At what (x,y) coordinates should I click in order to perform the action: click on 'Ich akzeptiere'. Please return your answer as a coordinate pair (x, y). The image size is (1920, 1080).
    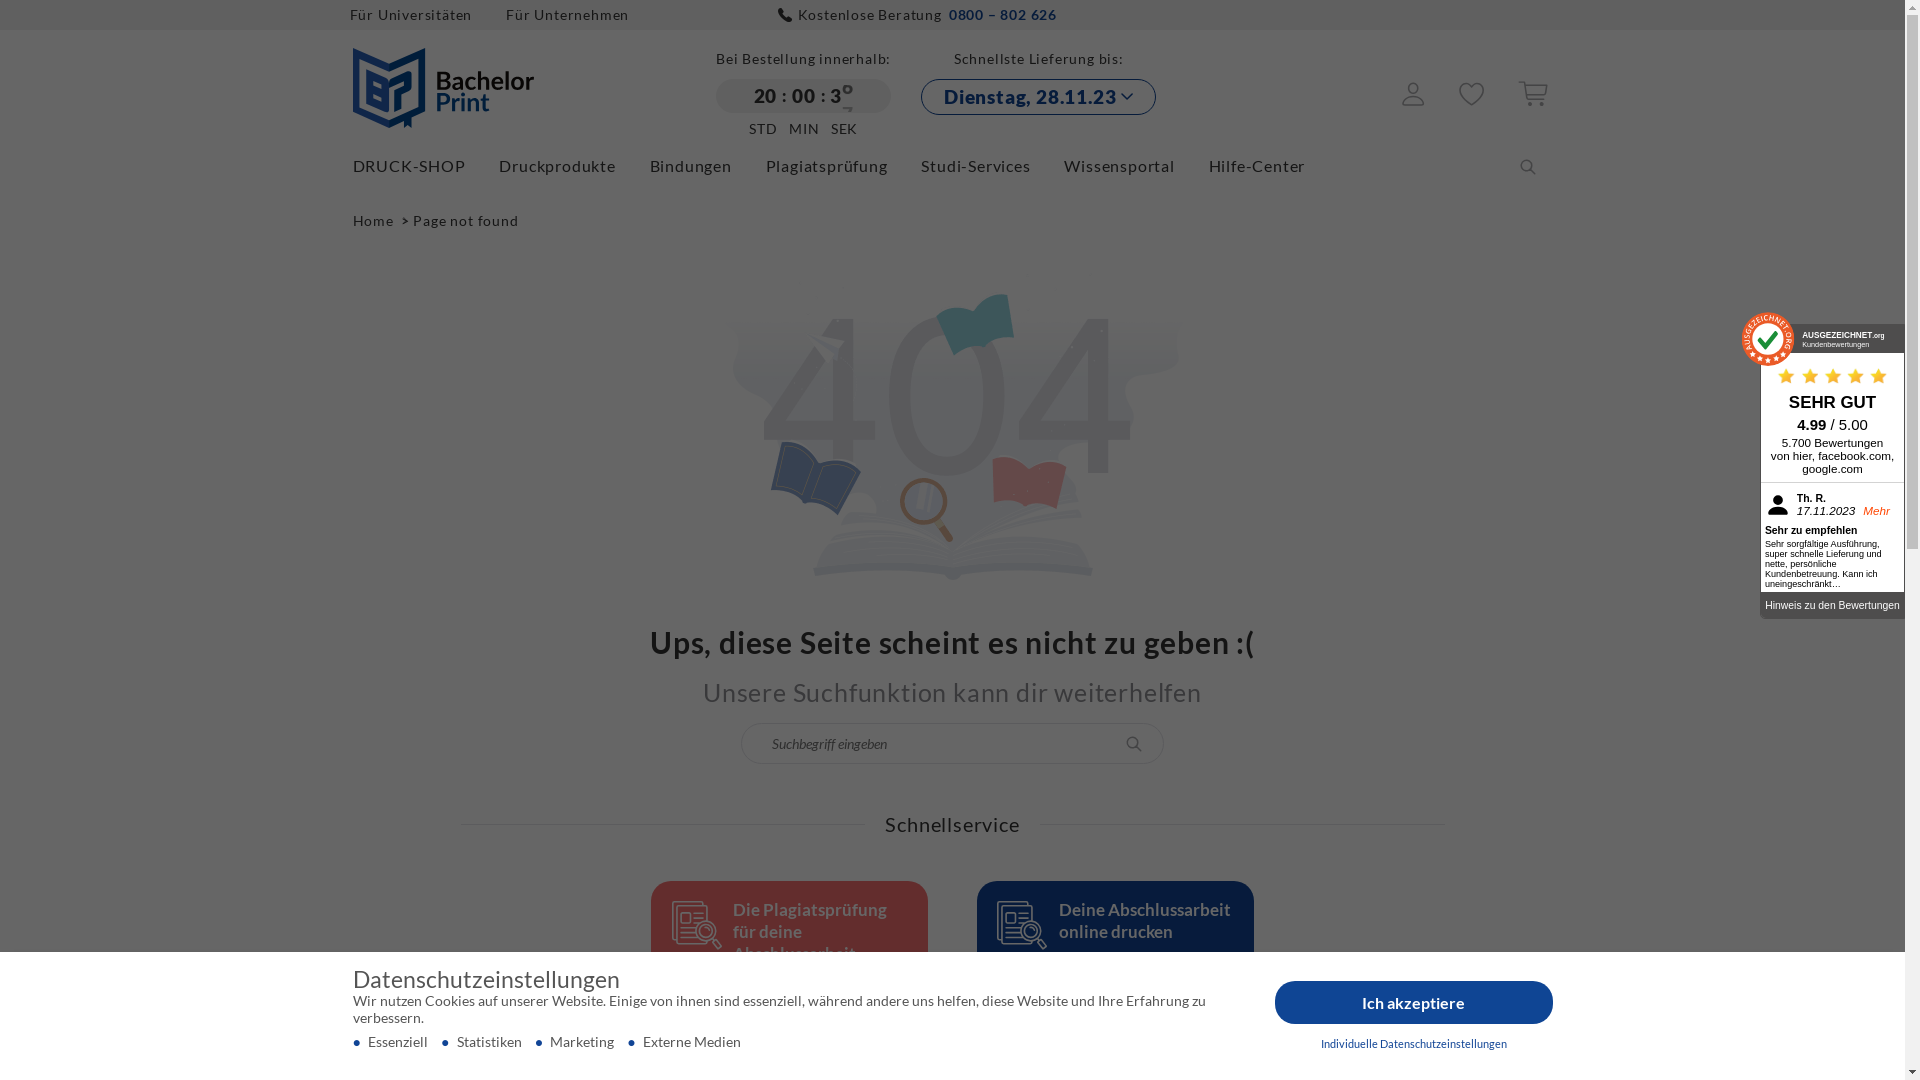
    Looking at the image, I should click on (1413, 1002).